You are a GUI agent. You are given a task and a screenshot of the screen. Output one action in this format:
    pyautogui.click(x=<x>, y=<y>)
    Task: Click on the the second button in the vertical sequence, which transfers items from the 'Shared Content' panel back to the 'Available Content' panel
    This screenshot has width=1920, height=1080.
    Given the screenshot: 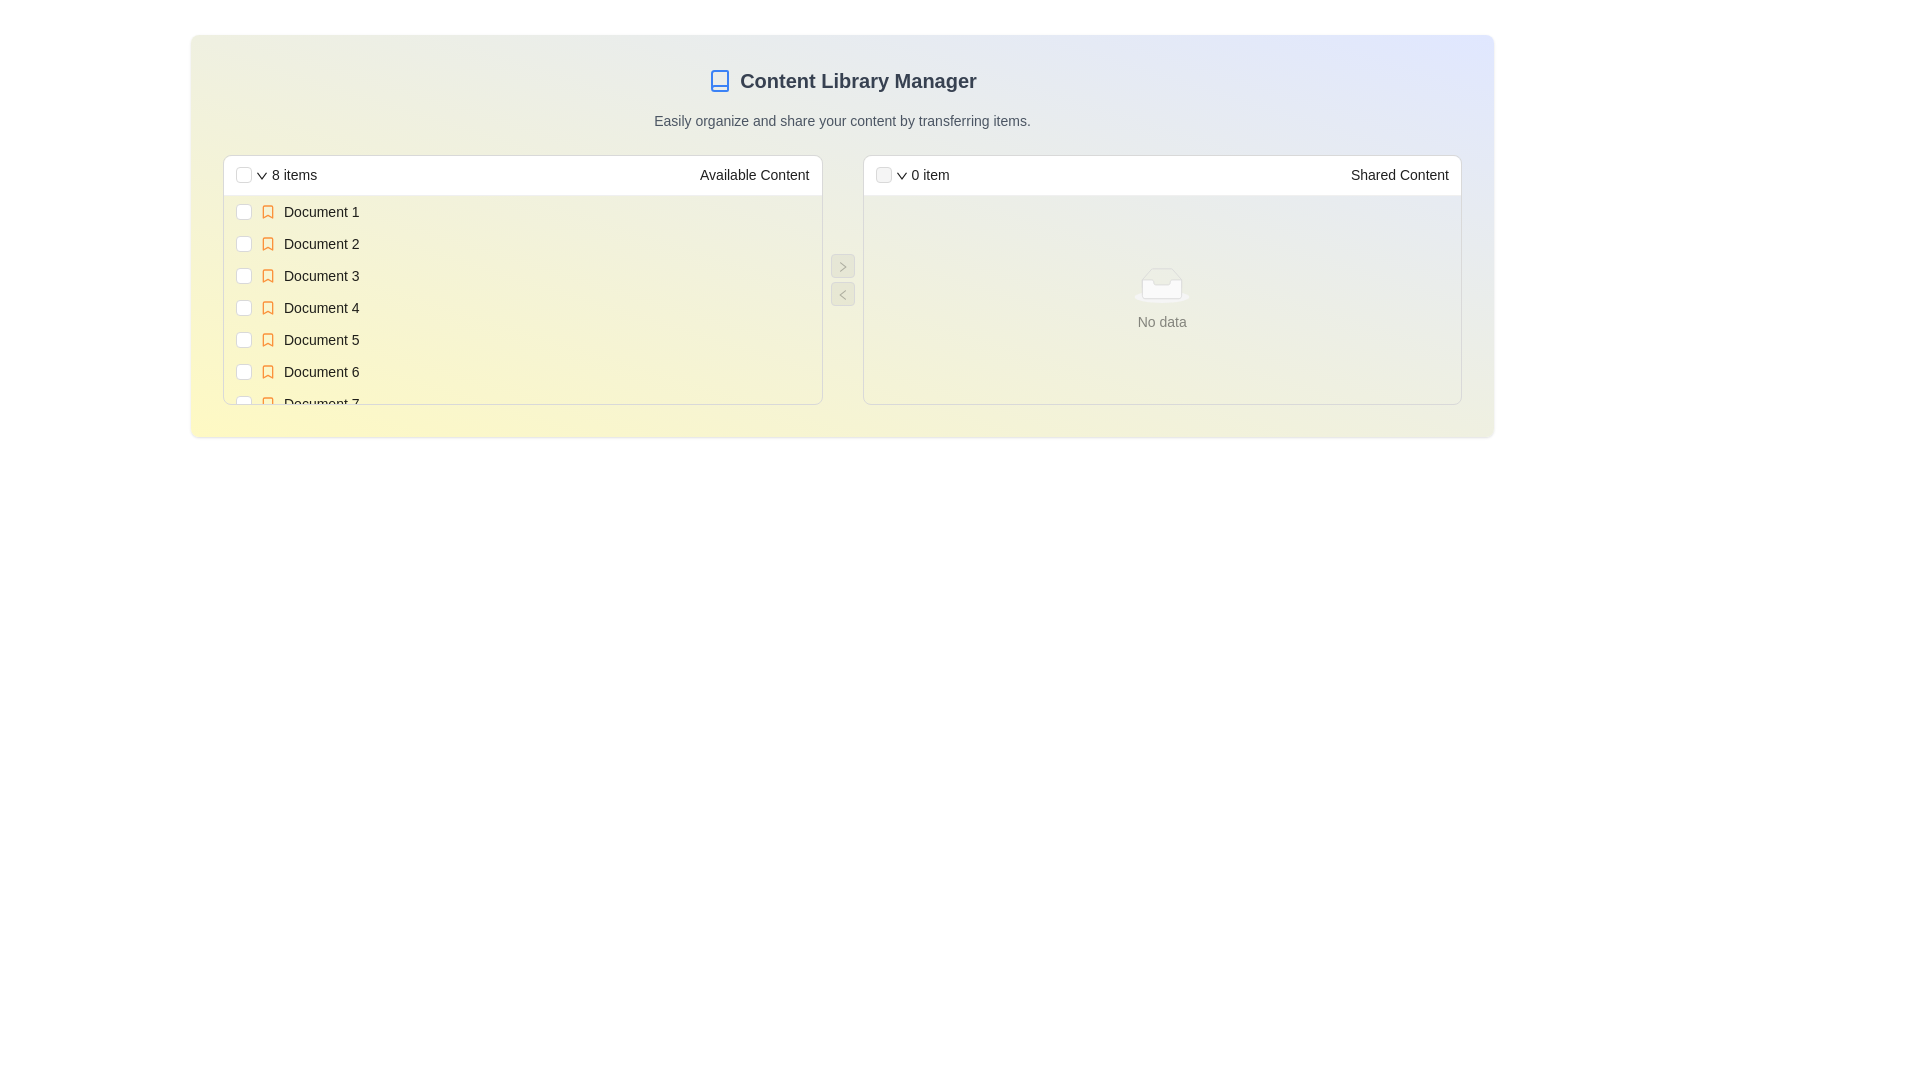 What is the action you would take?
    pyautogui.click(x=842, y=293)
    